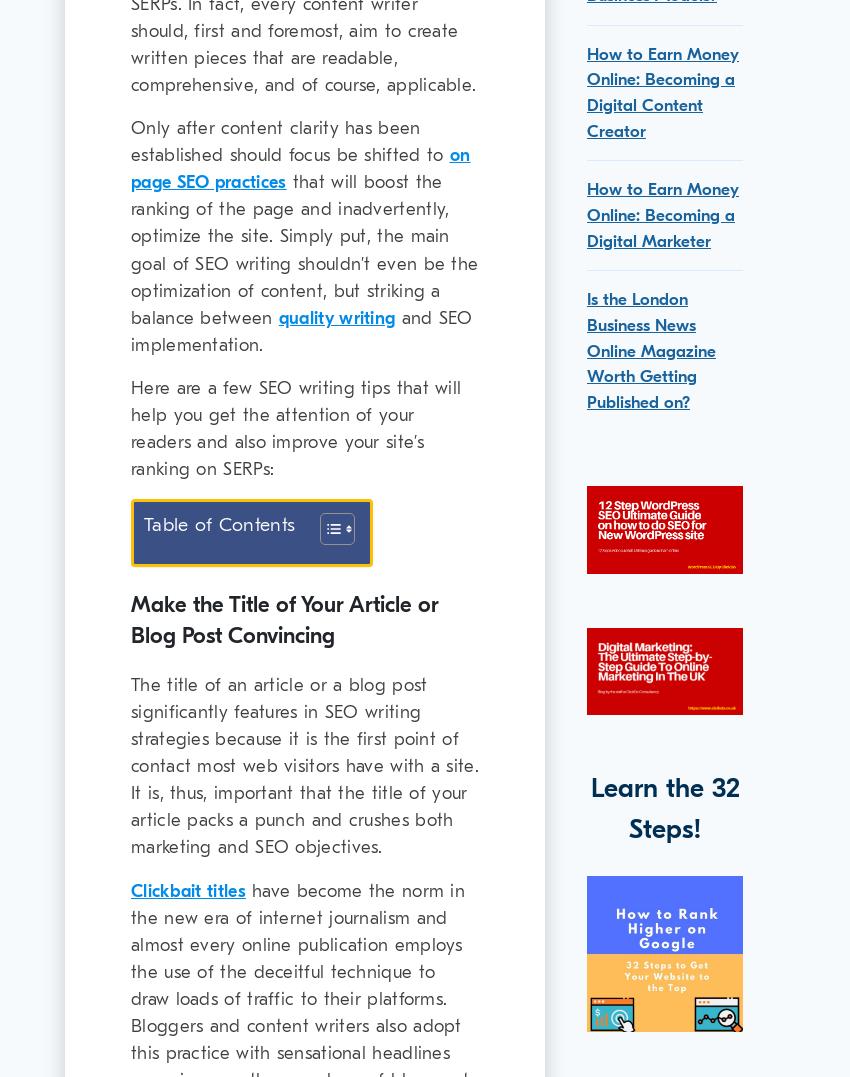  What do you see at coordinates (187, 890) in the screenshot?
I see `'Clickbait titles'` at bounding box center [187, 890].